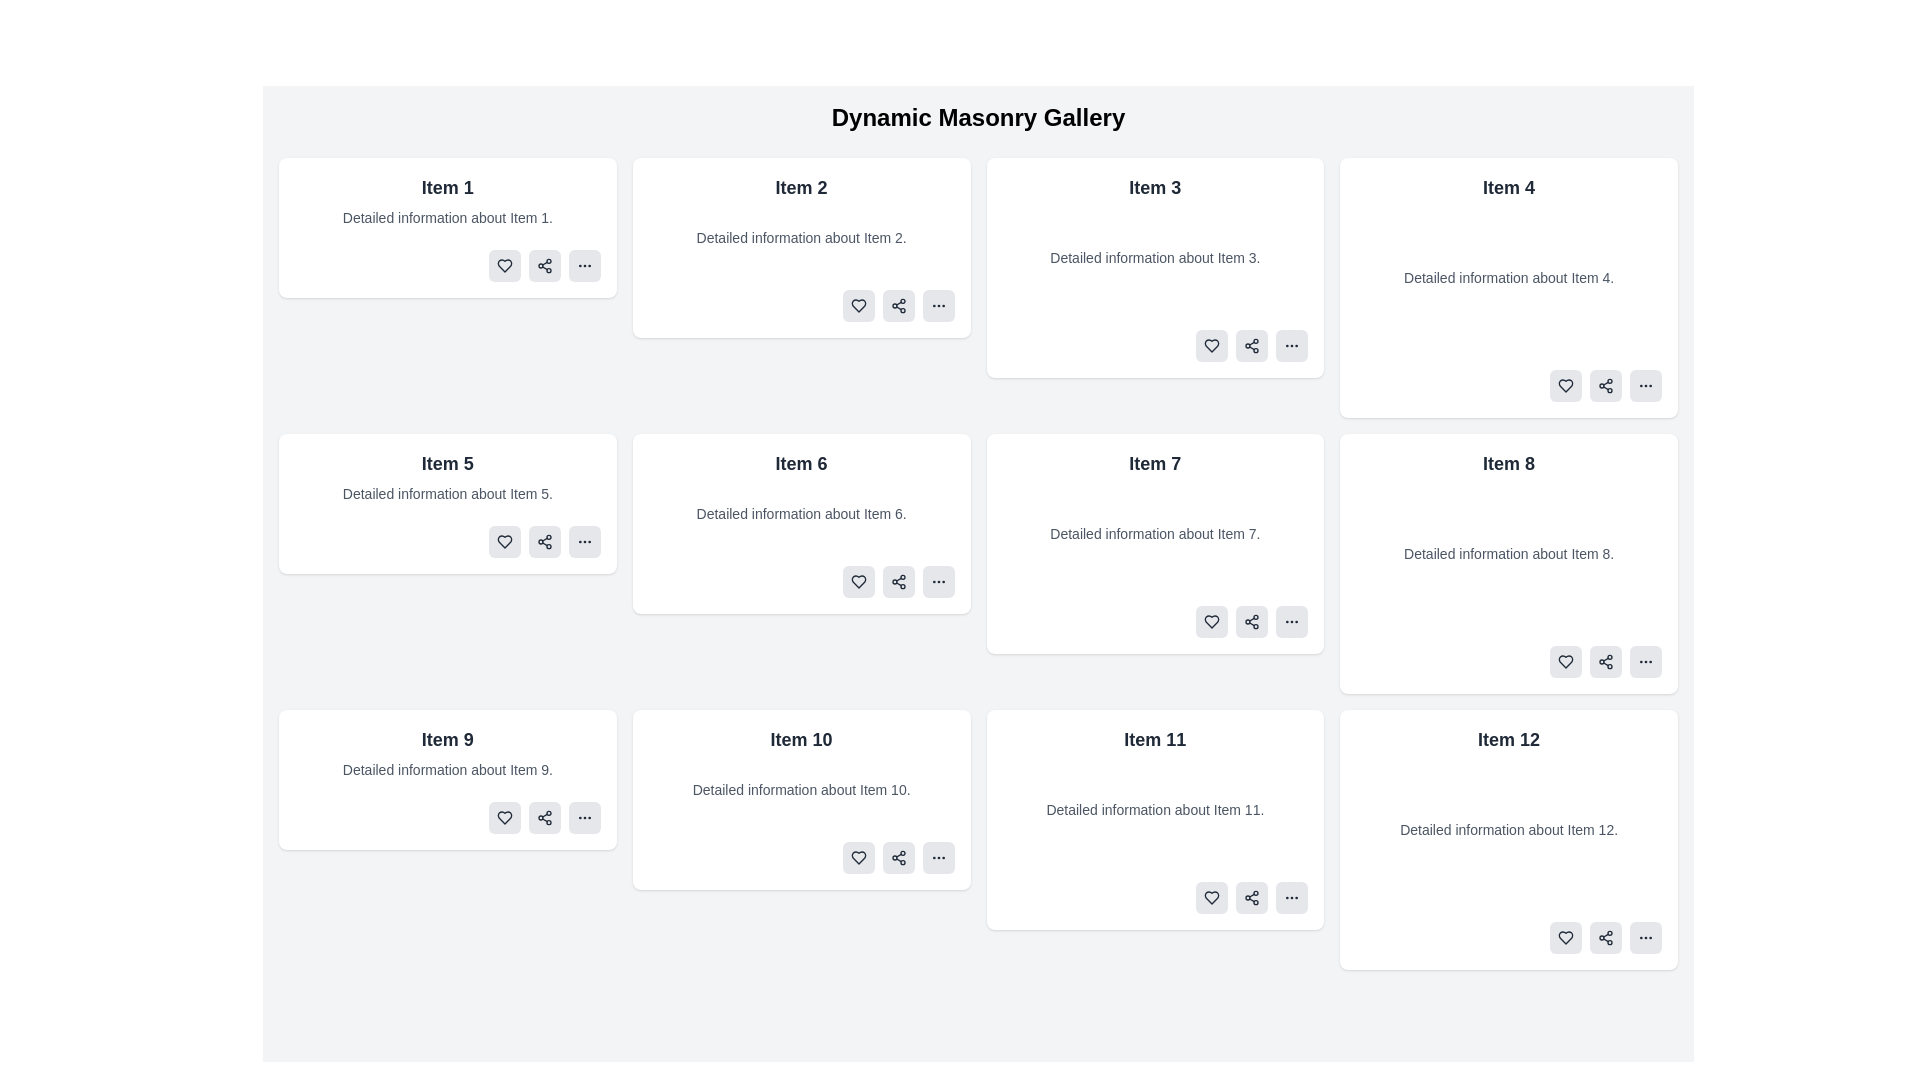 The height and width of the screenshot is (1080, 1920). Describe the element at coordinates (1509, 188) in the screenshot. I see `text label 'Item 4' located in the top right corner of the grid layout in the header section of the fourth card` at that location.